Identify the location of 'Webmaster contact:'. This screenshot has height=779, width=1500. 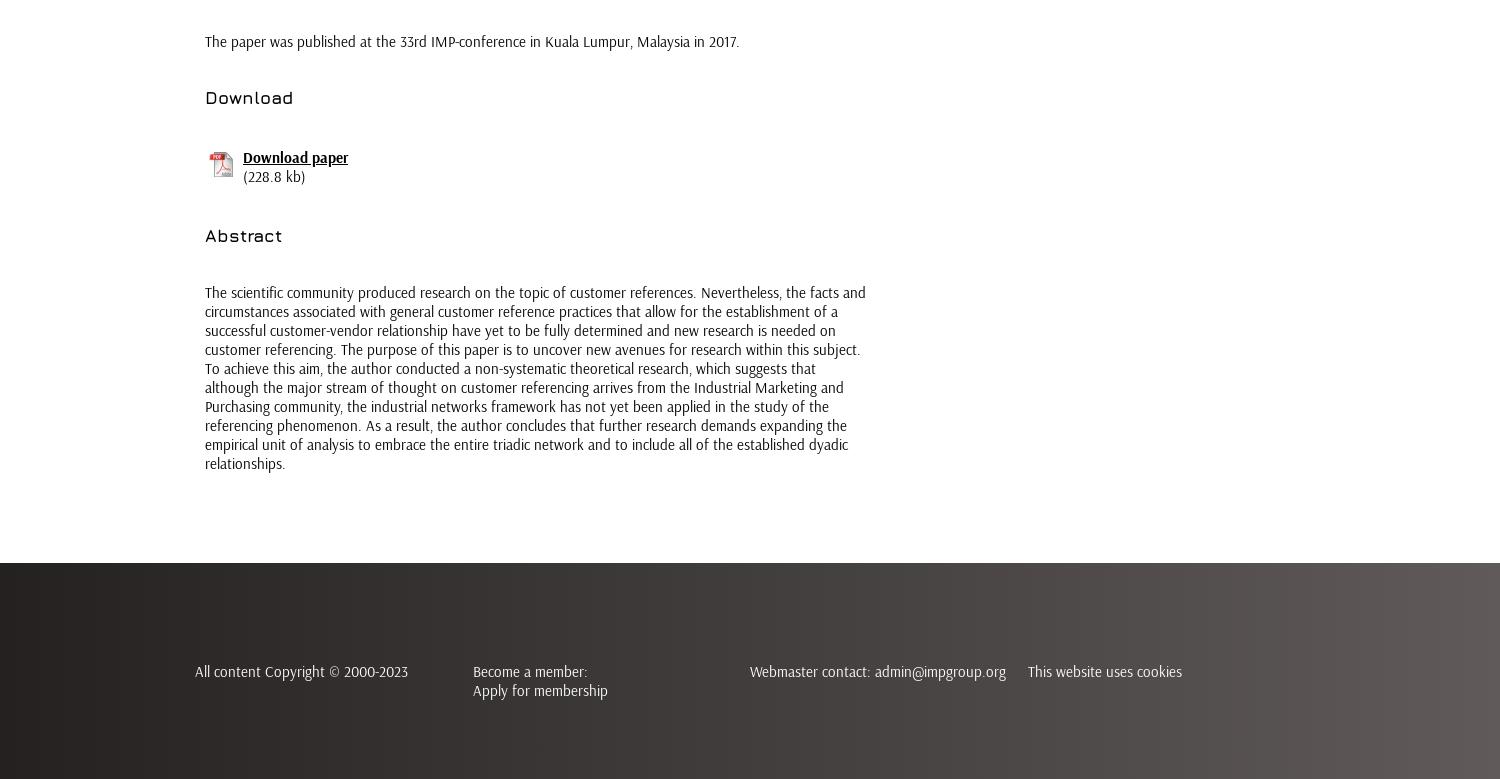
(750, 671).